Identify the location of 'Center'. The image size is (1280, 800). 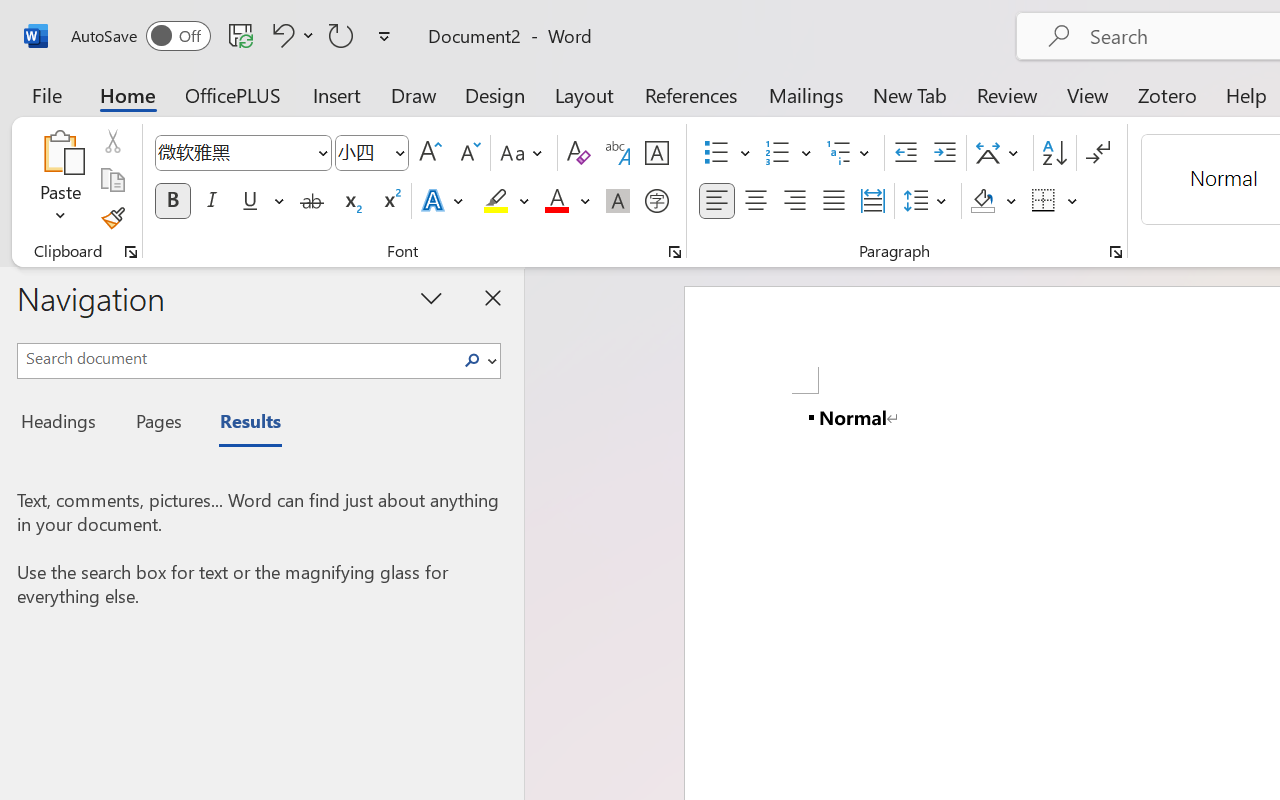
(755, 201).